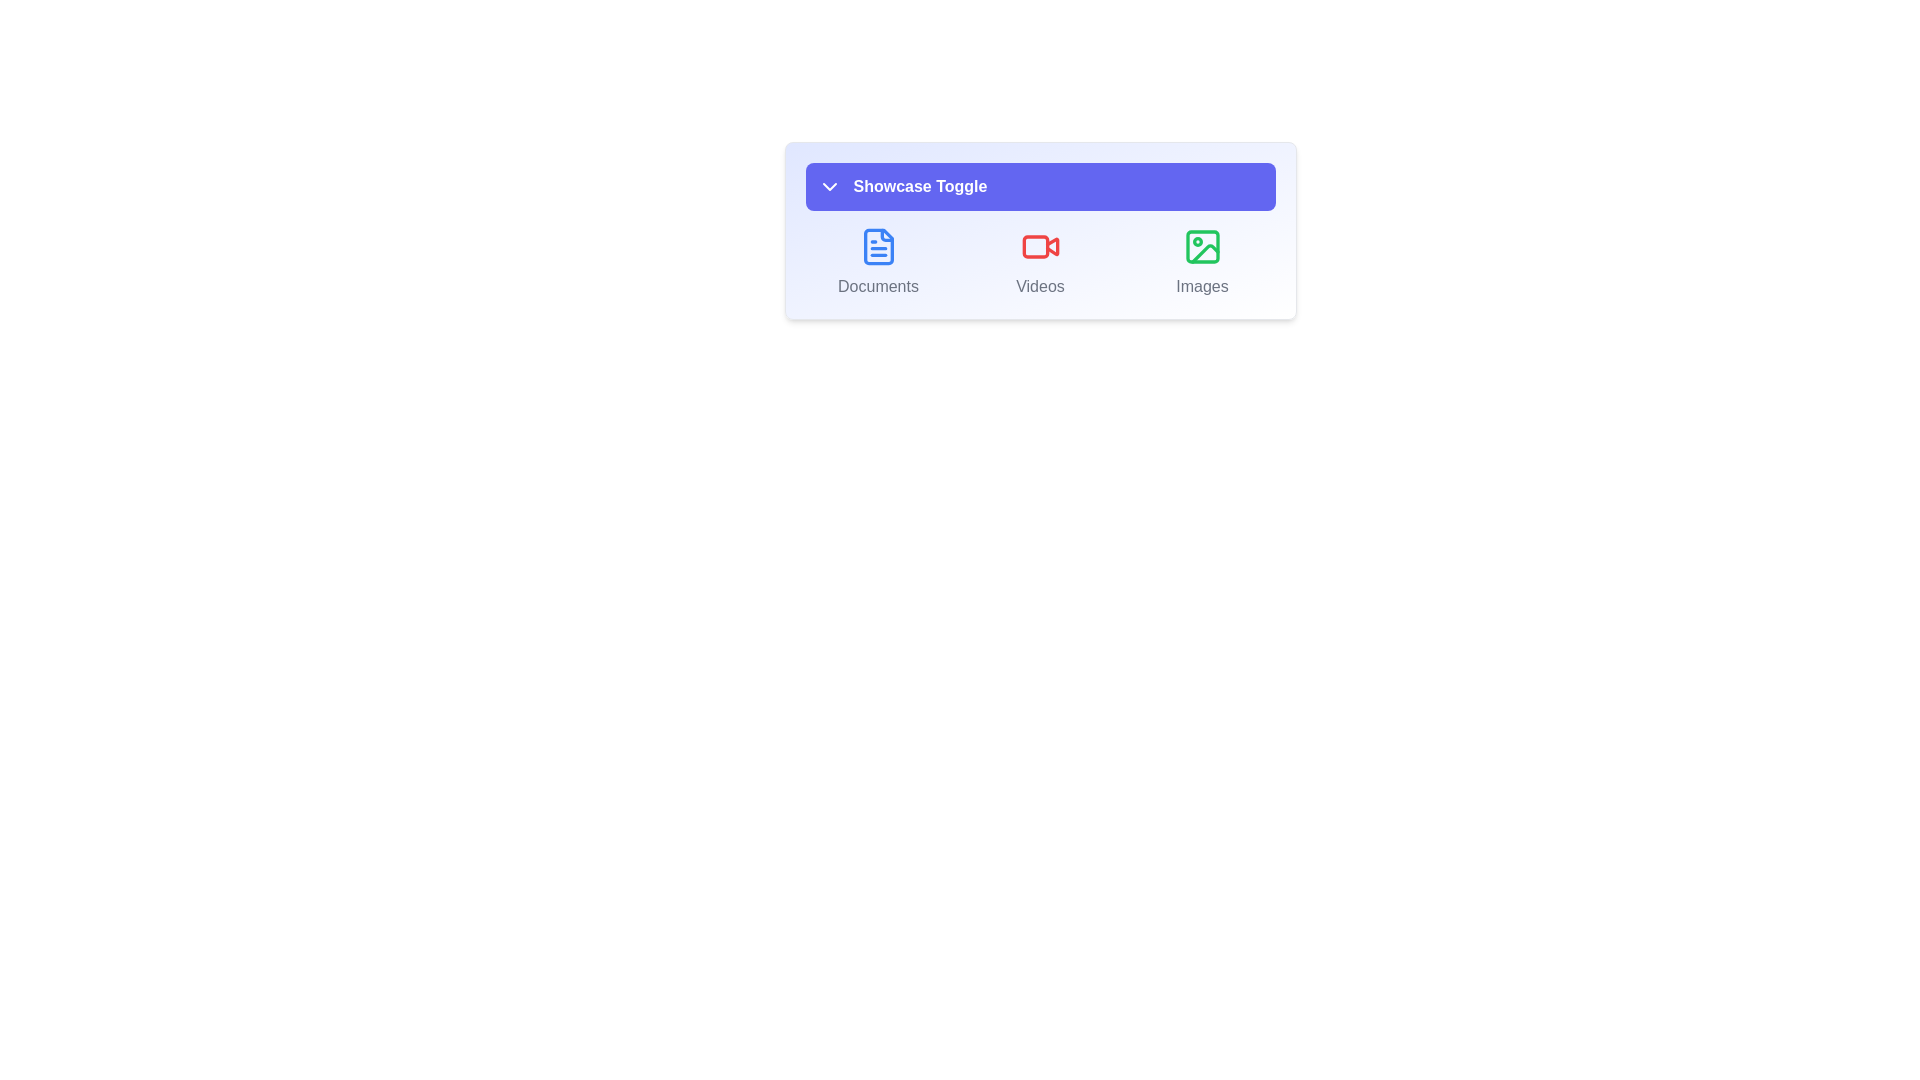 This screenshot has width=1920, height=1080. Describe the element at coordinates (1201, 245) in the screenshot. I see `the rightmost icon in the 'Images' section, which is located below the 'Showcase Toggle' label and adjacent to the 'Images' text` at that location.